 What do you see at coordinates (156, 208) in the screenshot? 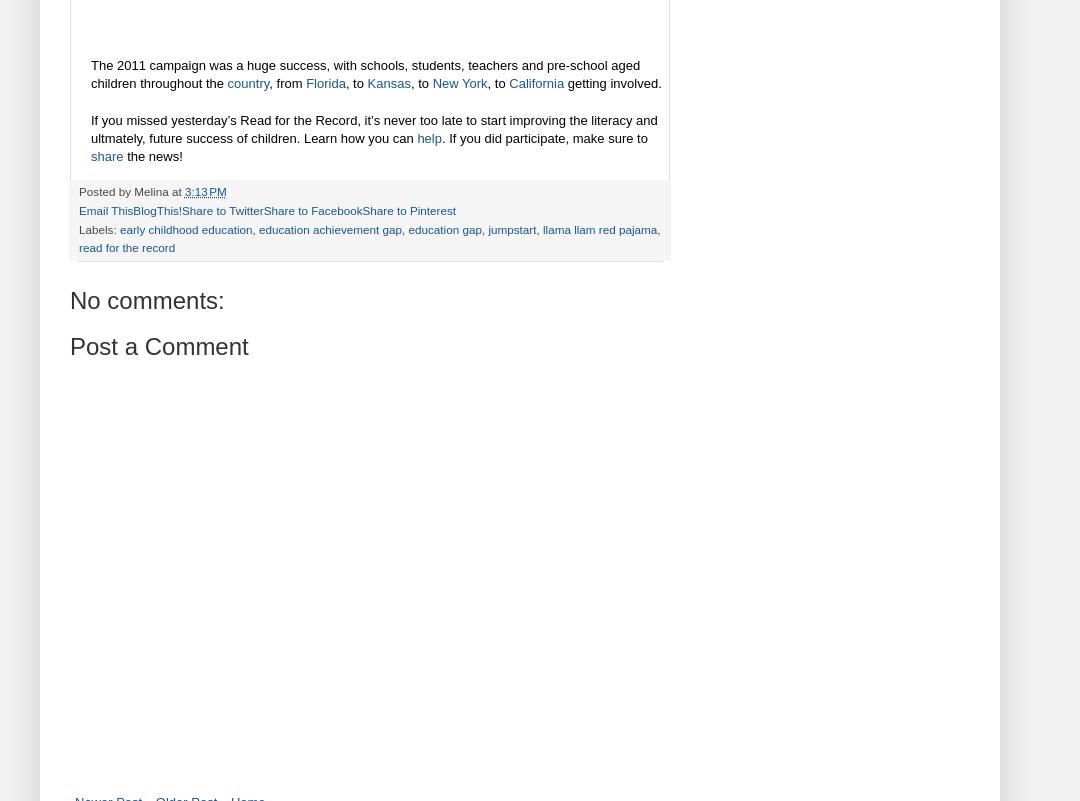
I see `'BlogThis!'` at bounding box center [156, 208].